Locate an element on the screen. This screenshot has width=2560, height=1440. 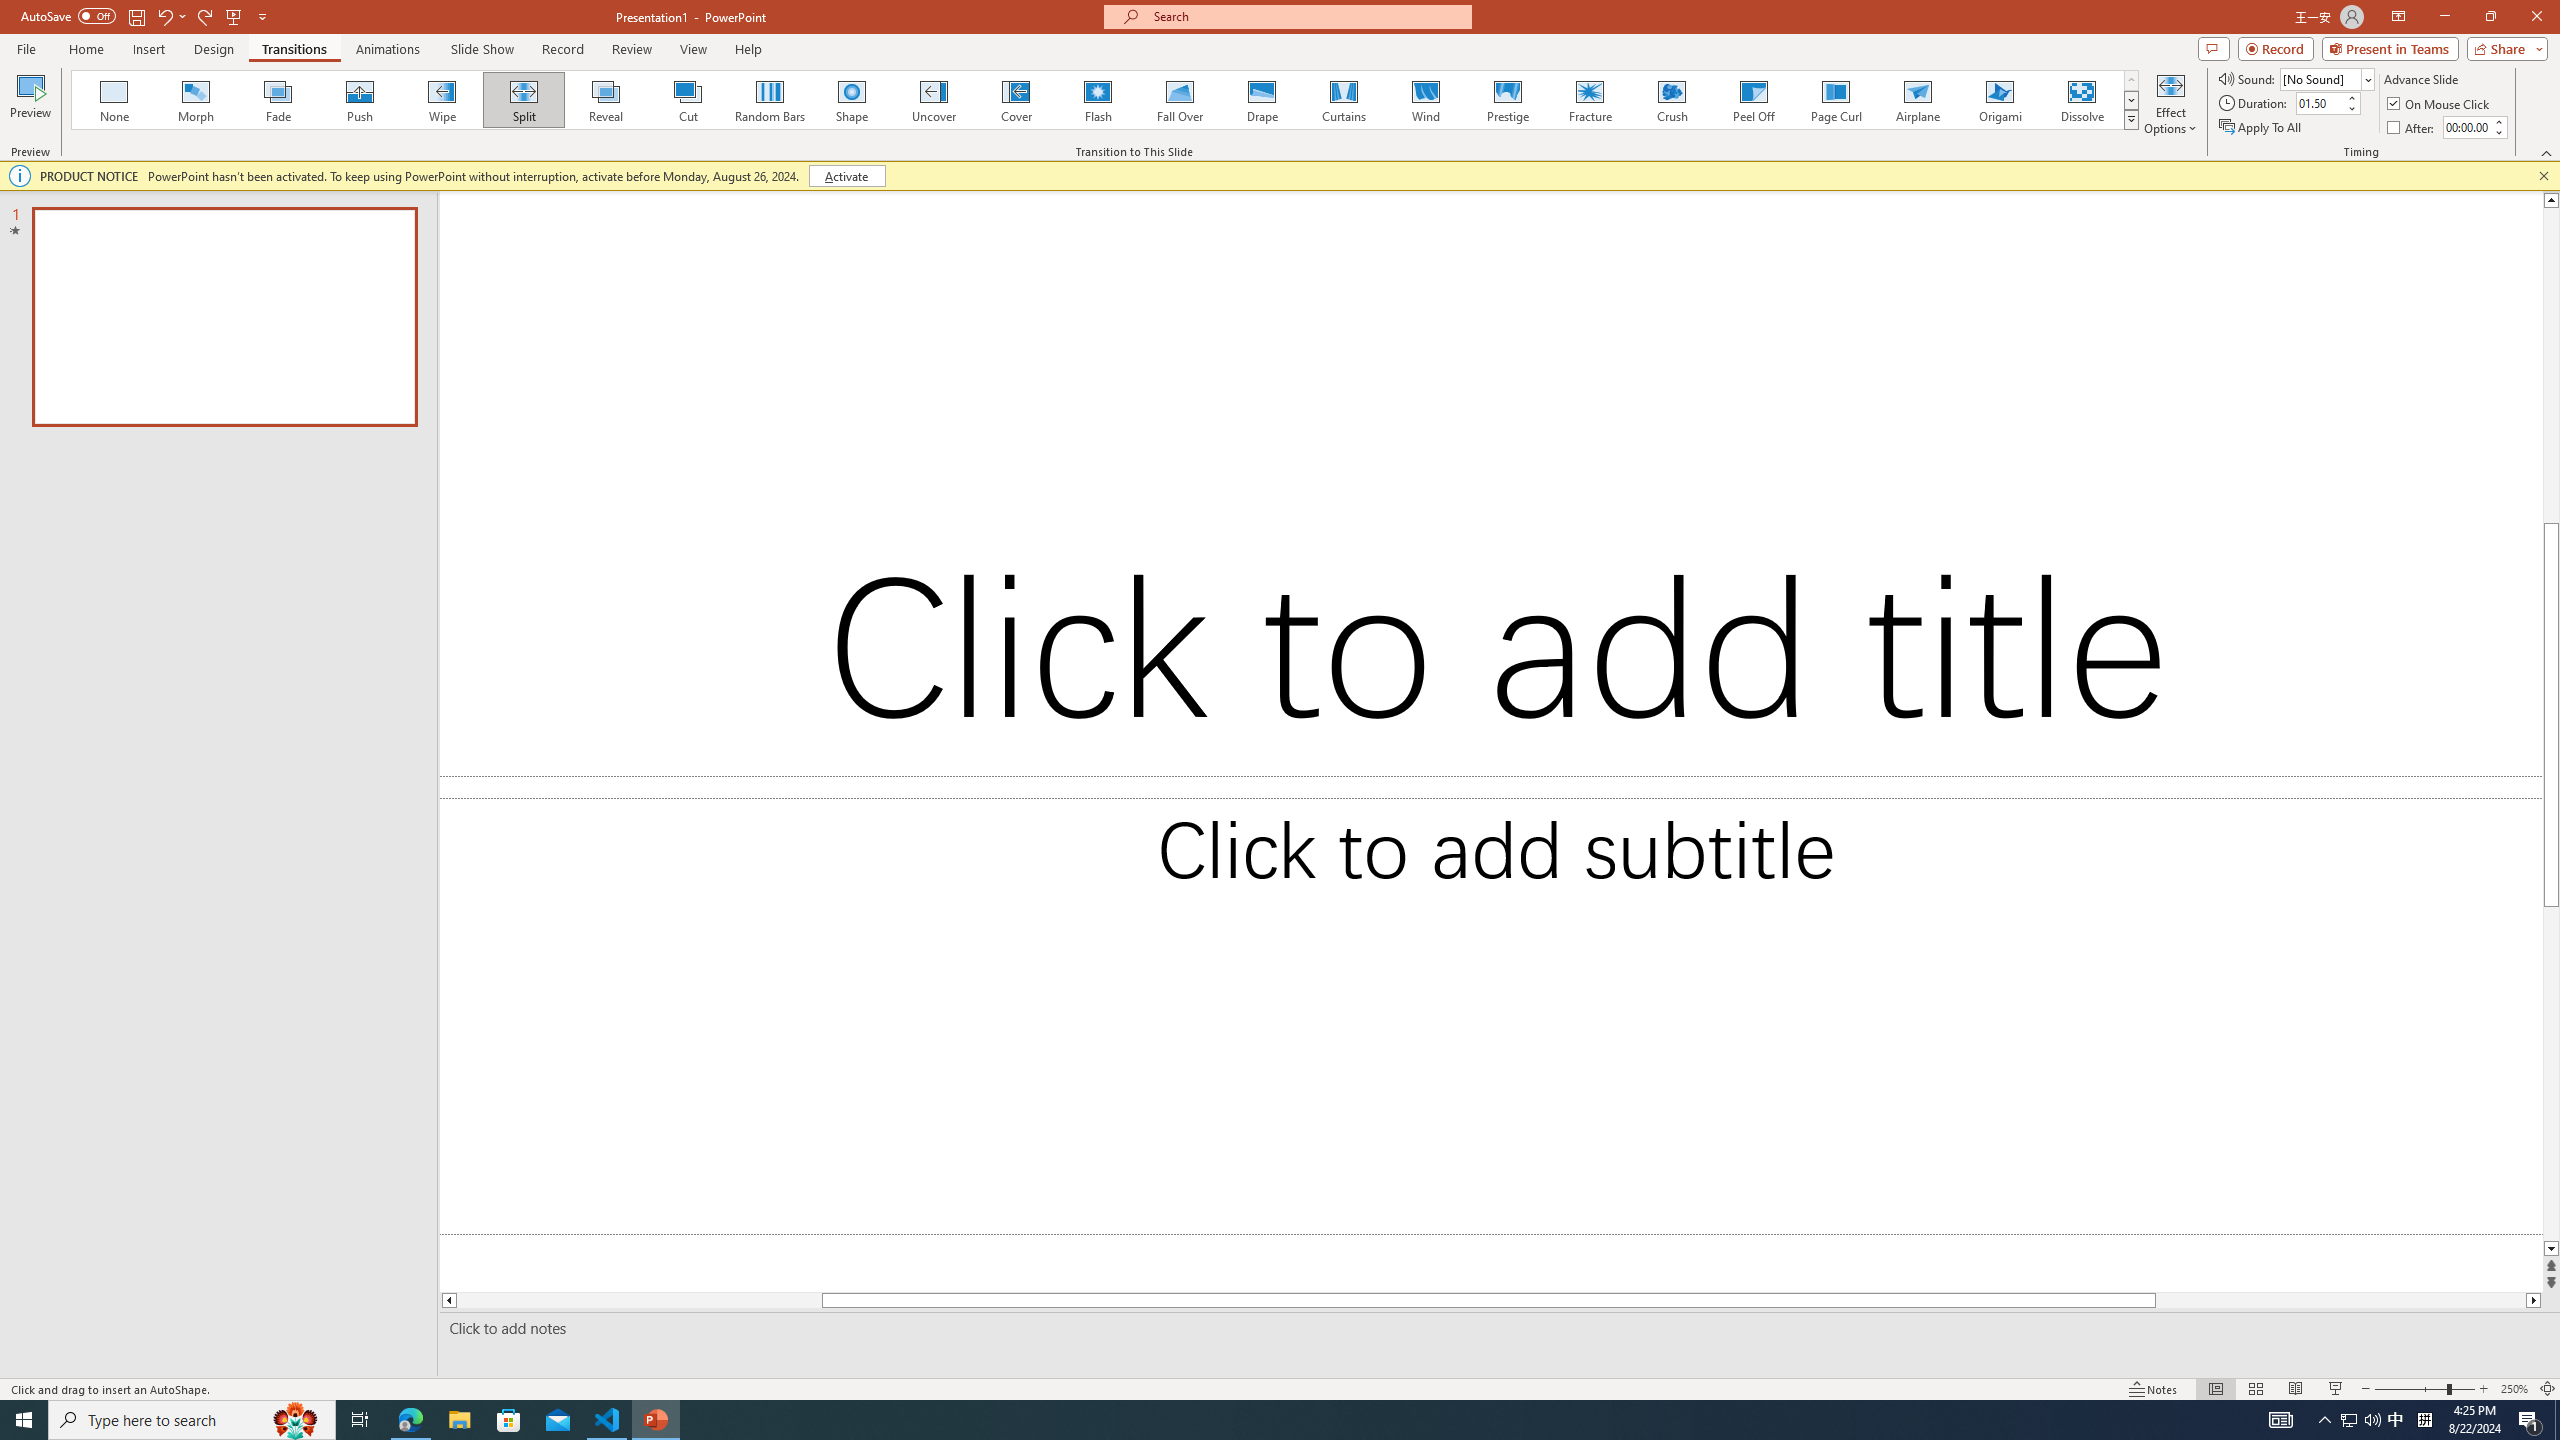
'More' is located at coordinates (2498, 120).